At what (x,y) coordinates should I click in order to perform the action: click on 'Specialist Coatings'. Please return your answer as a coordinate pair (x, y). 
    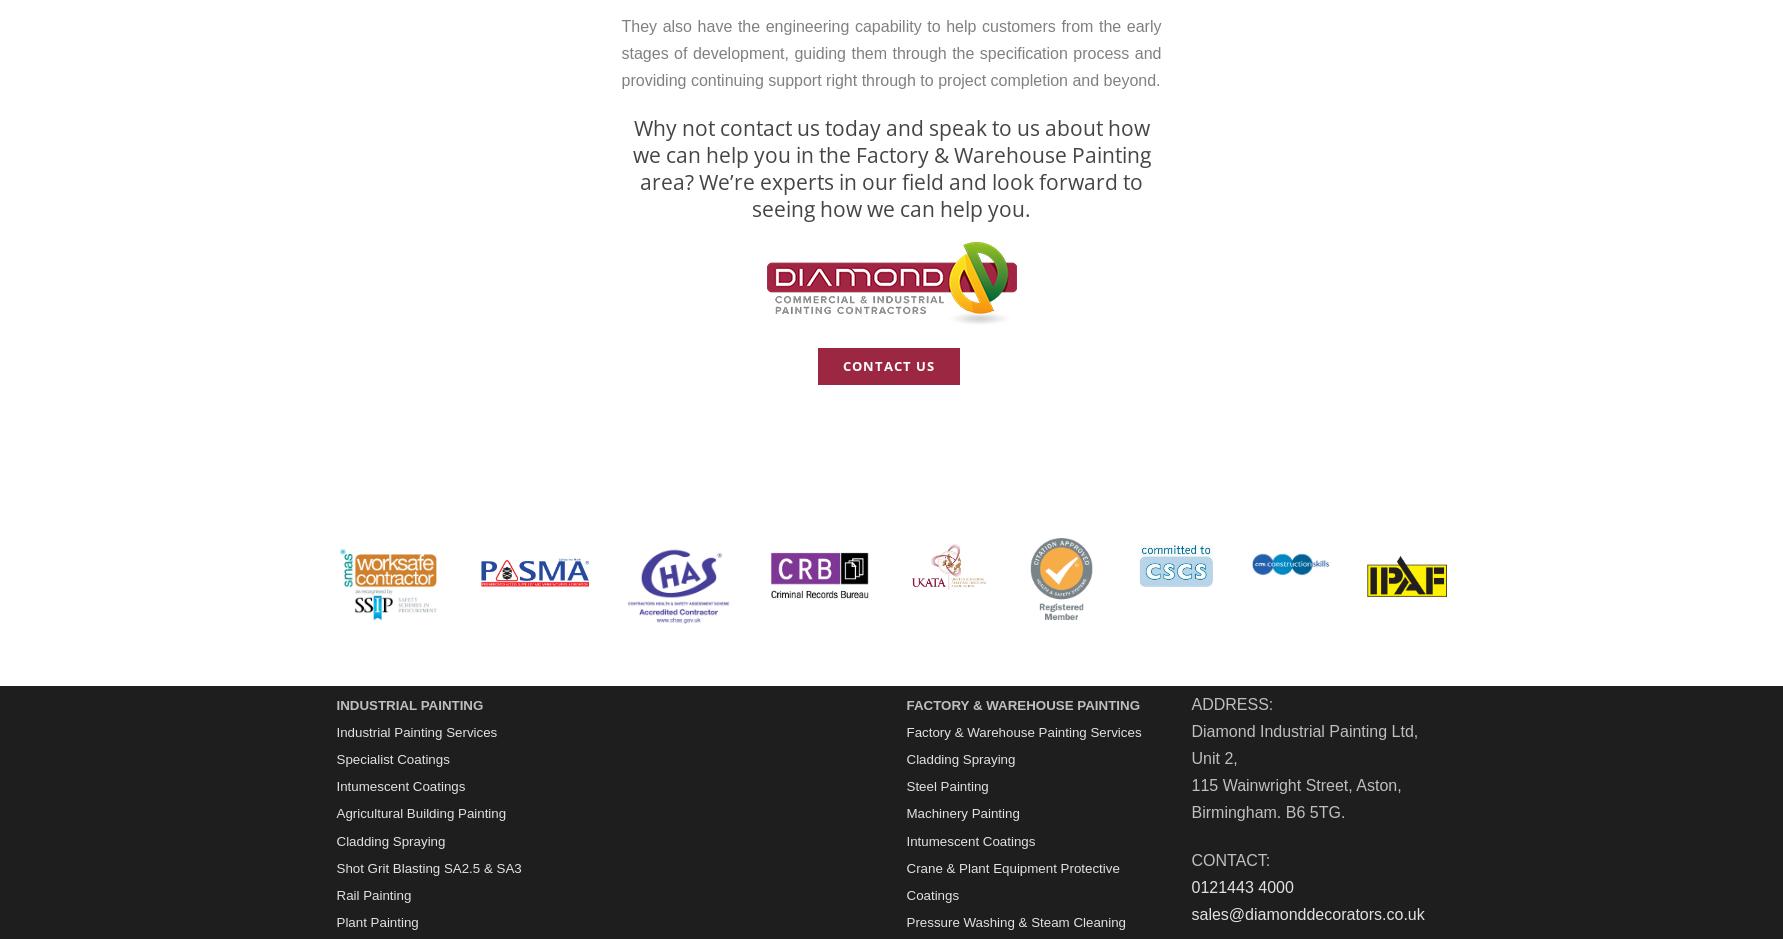
    Looking at the image, I should click on (391, 758).